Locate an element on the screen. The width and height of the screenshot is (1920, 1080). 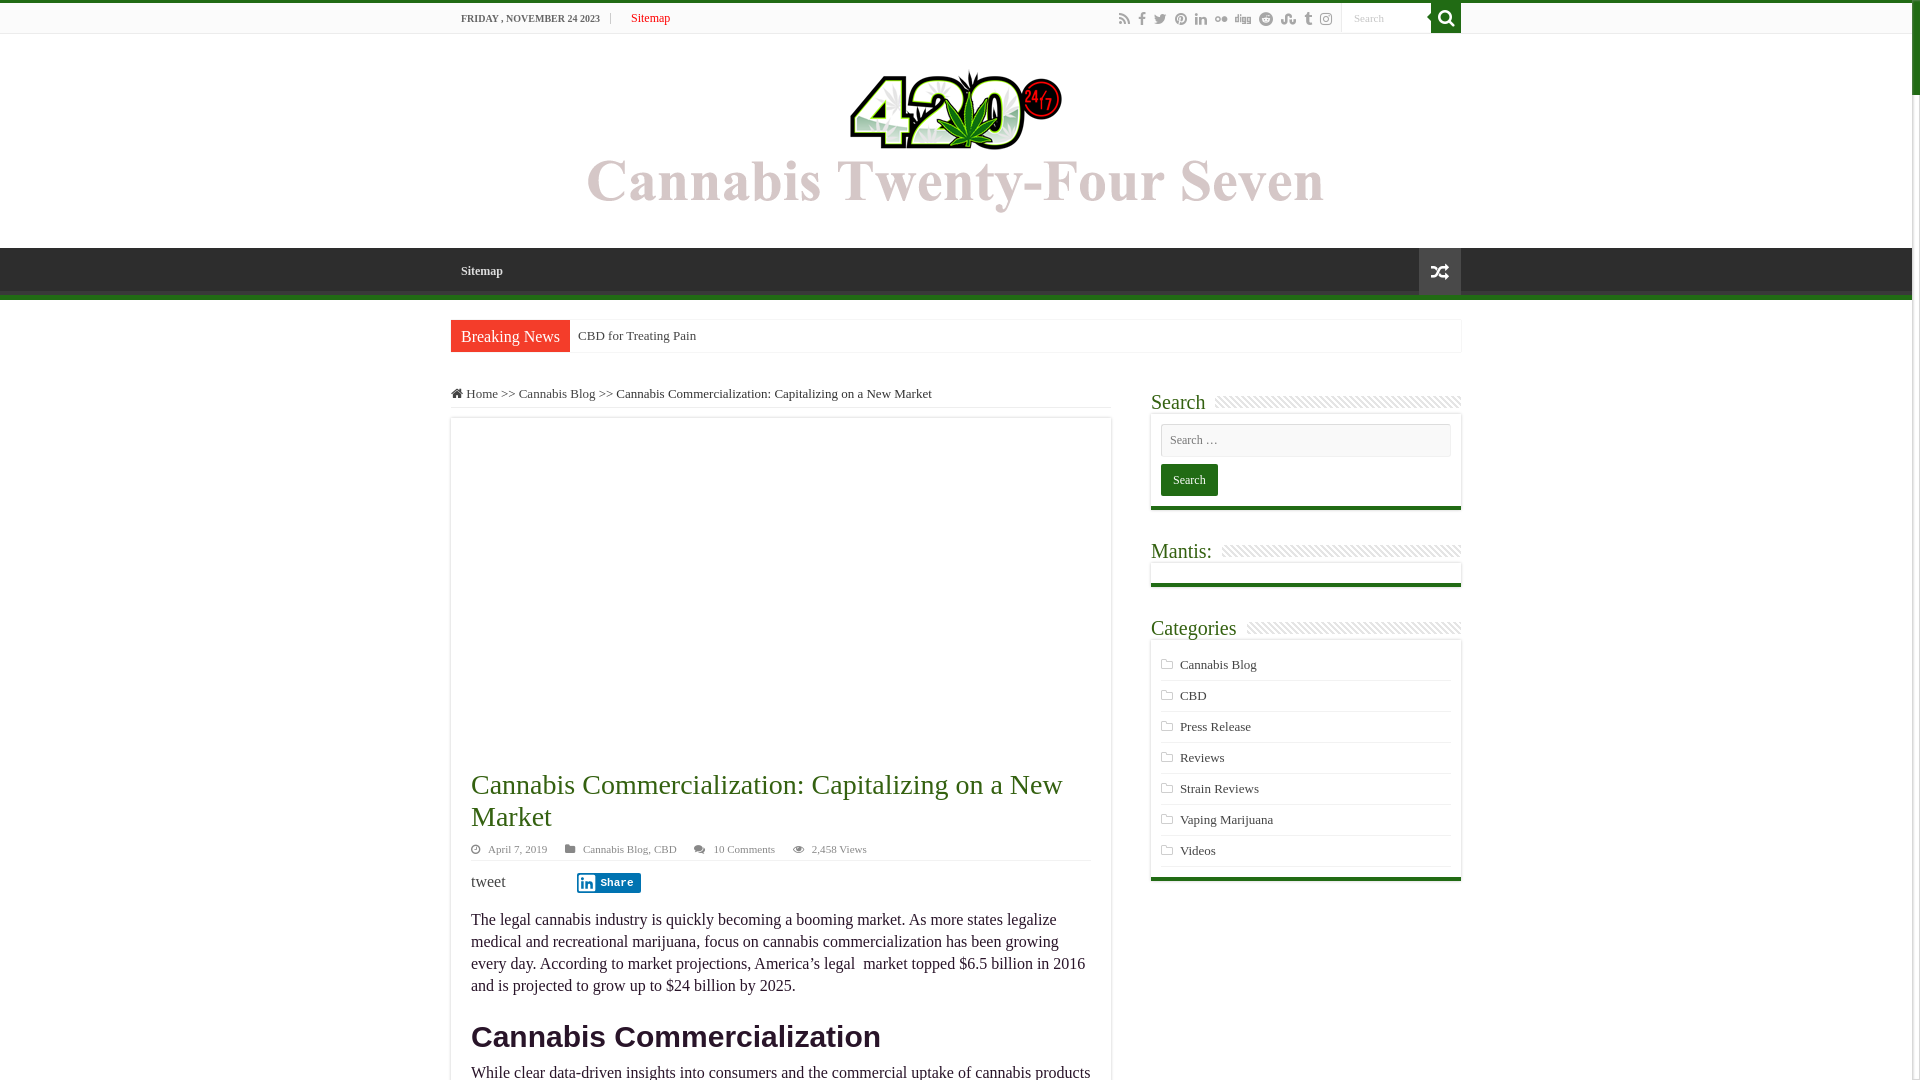
'Flickr' is located at coordinates (1219, 19).